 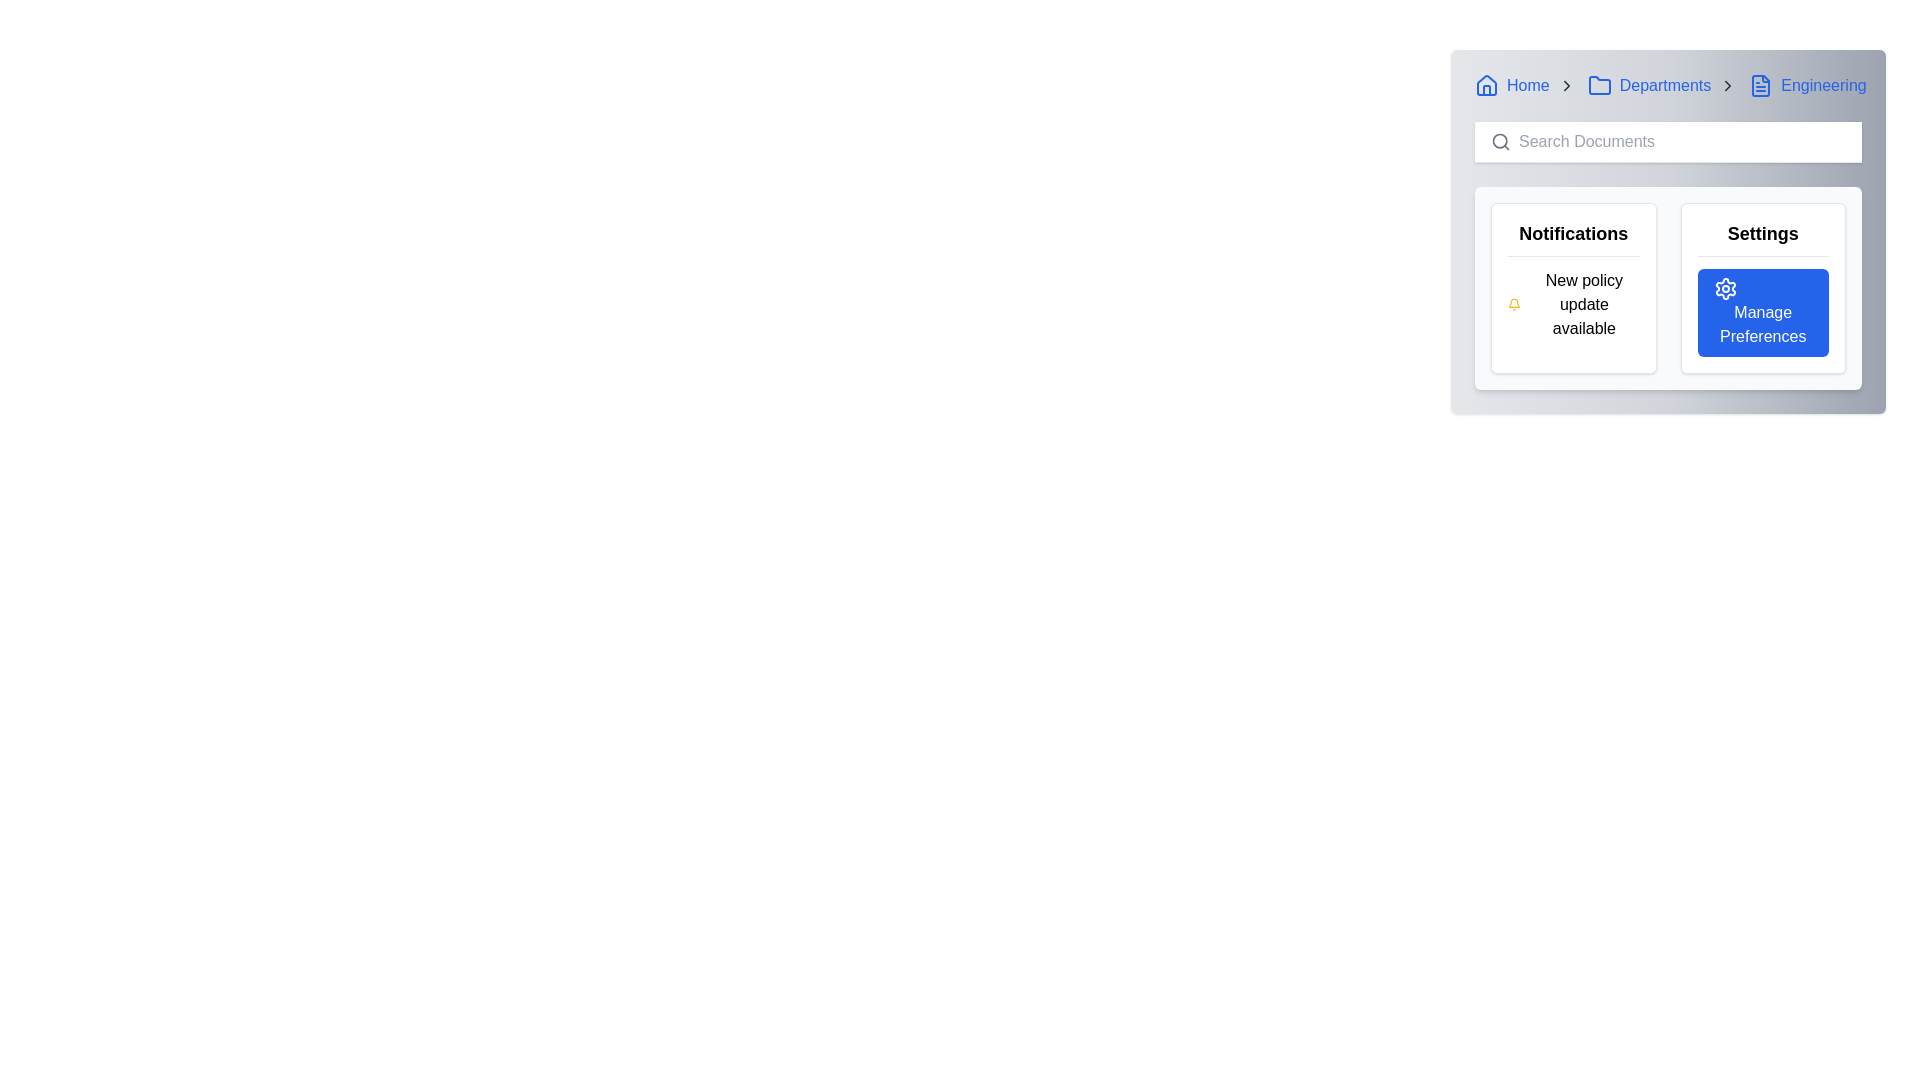 I want to click on the right-facing chevron arrow icon within the SVG component, which separates the 'Departments' label from the 'Engineering' label in the header bar, so click(x=1565, y=84).